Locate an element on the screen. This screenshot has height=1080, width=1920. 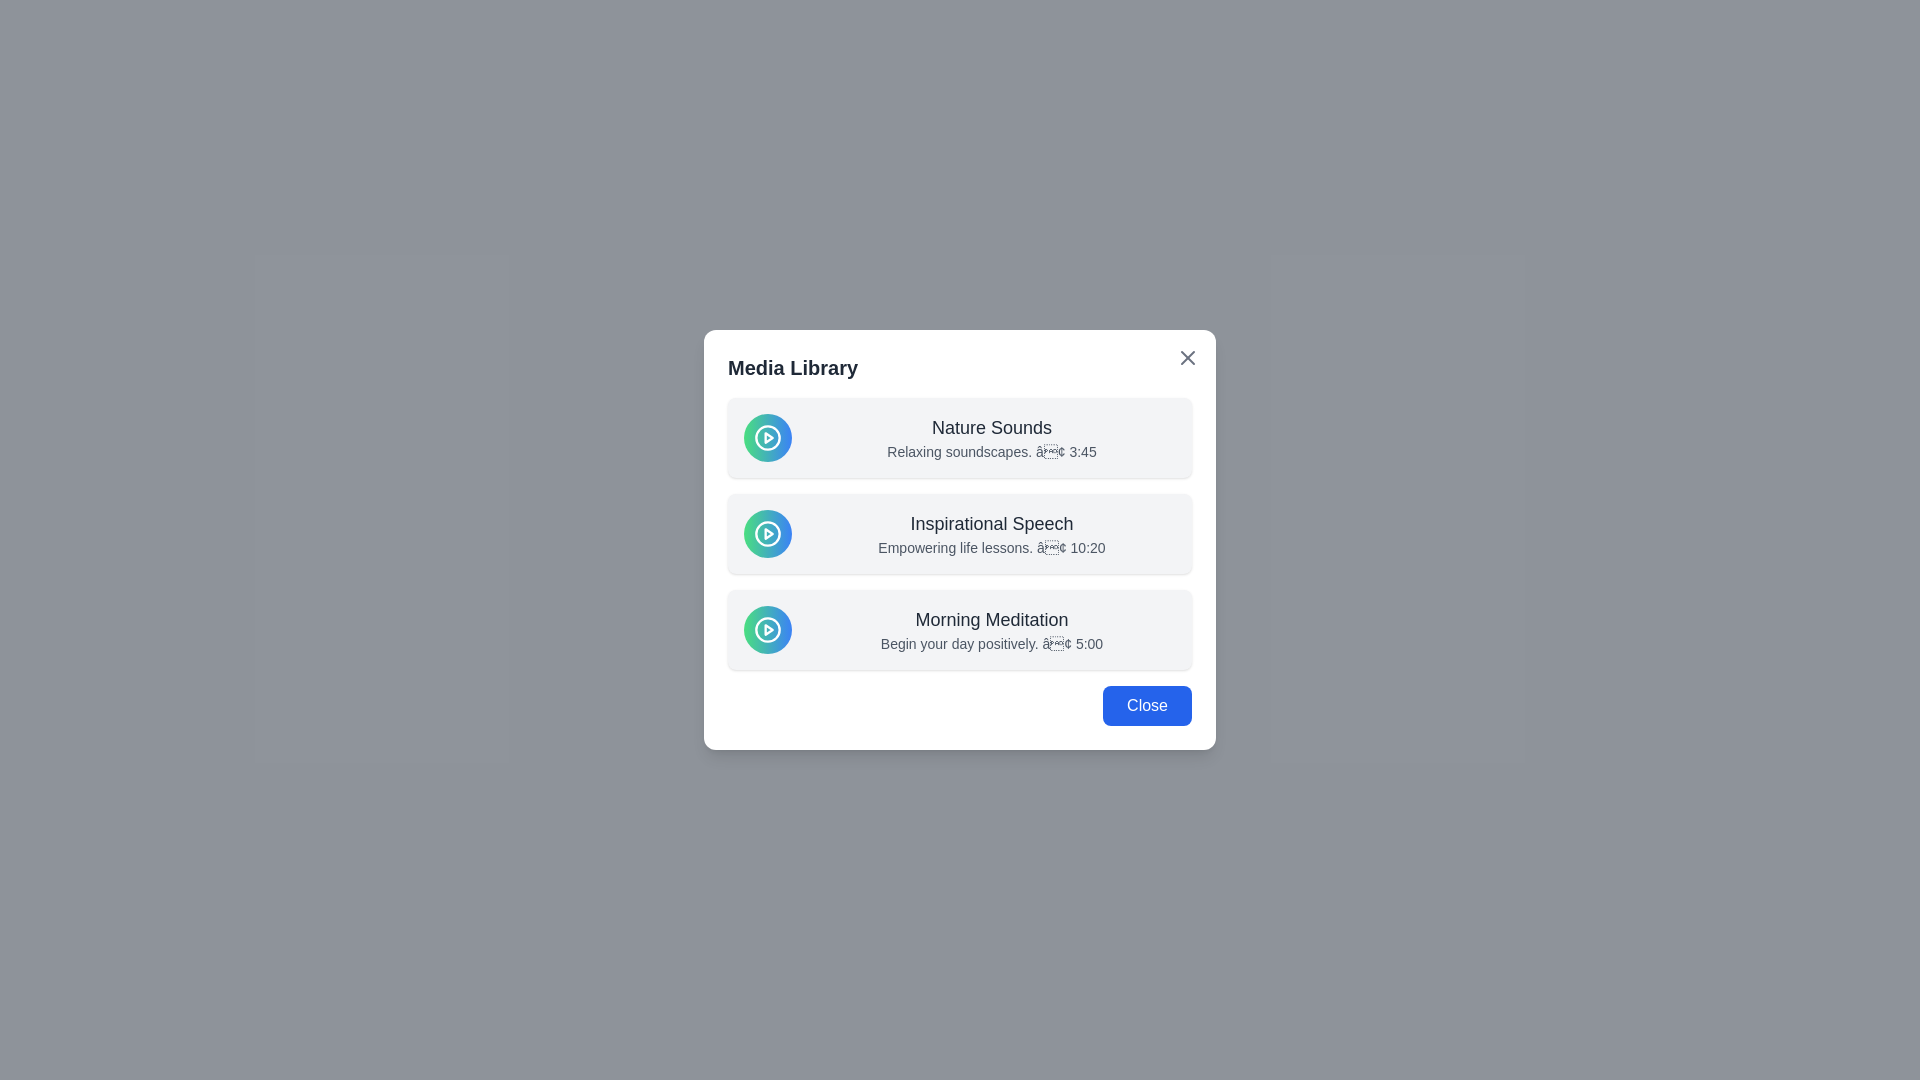
the 'Close' button to close the dialog is located at coordinates (1147, 704).